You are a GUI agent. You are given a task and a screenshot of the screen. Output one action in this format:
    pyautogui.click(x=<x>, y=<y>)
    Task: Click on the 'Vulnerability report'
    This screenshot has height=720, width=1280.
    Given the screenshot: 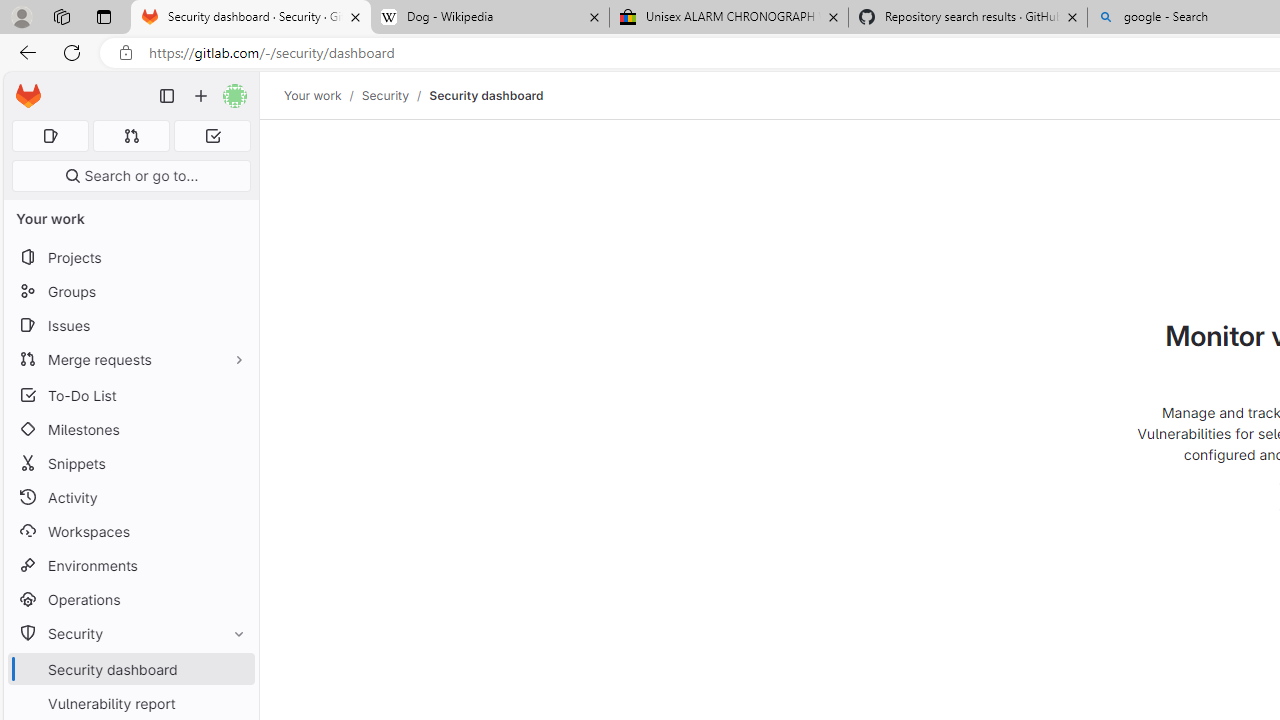 What is the action you would take?
    pyautogui.click(x=130, y=702)
    